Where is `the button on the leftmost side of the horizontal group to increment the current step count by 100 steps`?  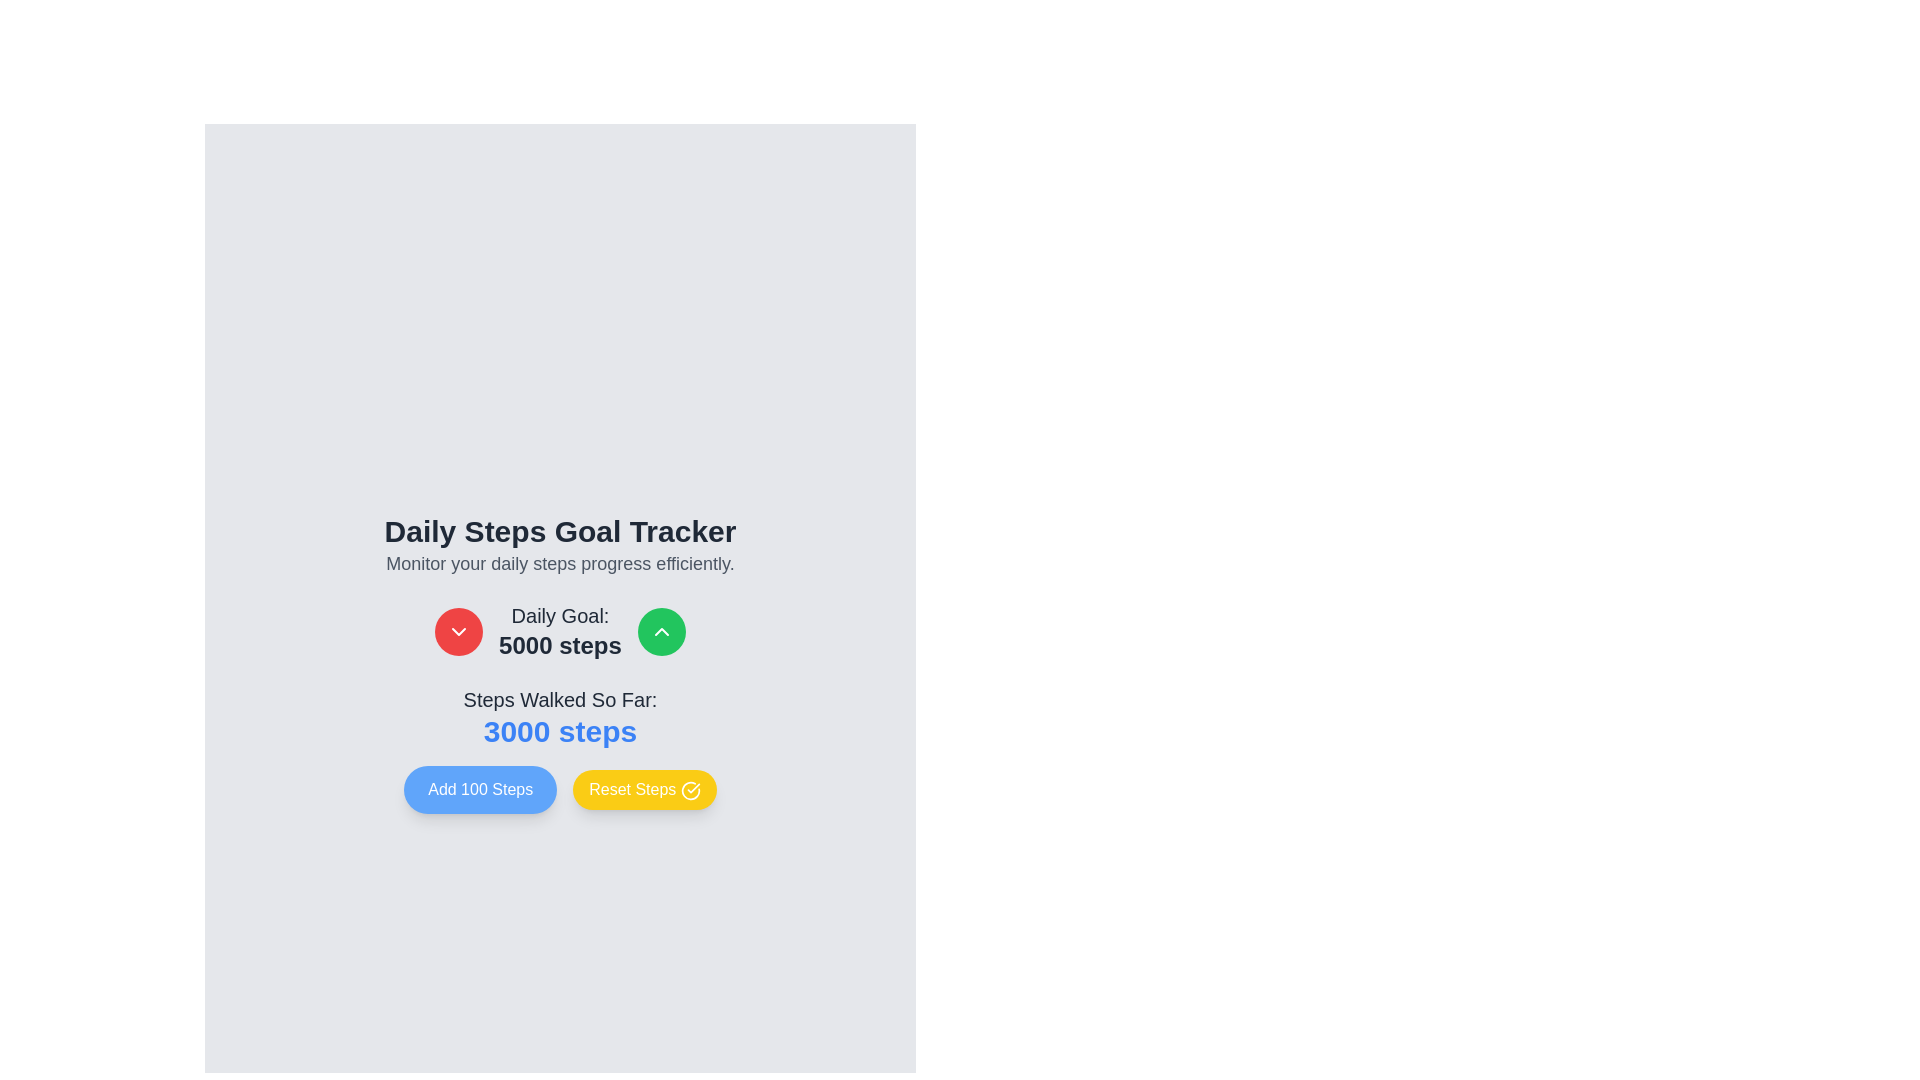
the button on the leftmost side of the horizontal group to increment the current step count by 100 steps is located at coordinates (480, 789).